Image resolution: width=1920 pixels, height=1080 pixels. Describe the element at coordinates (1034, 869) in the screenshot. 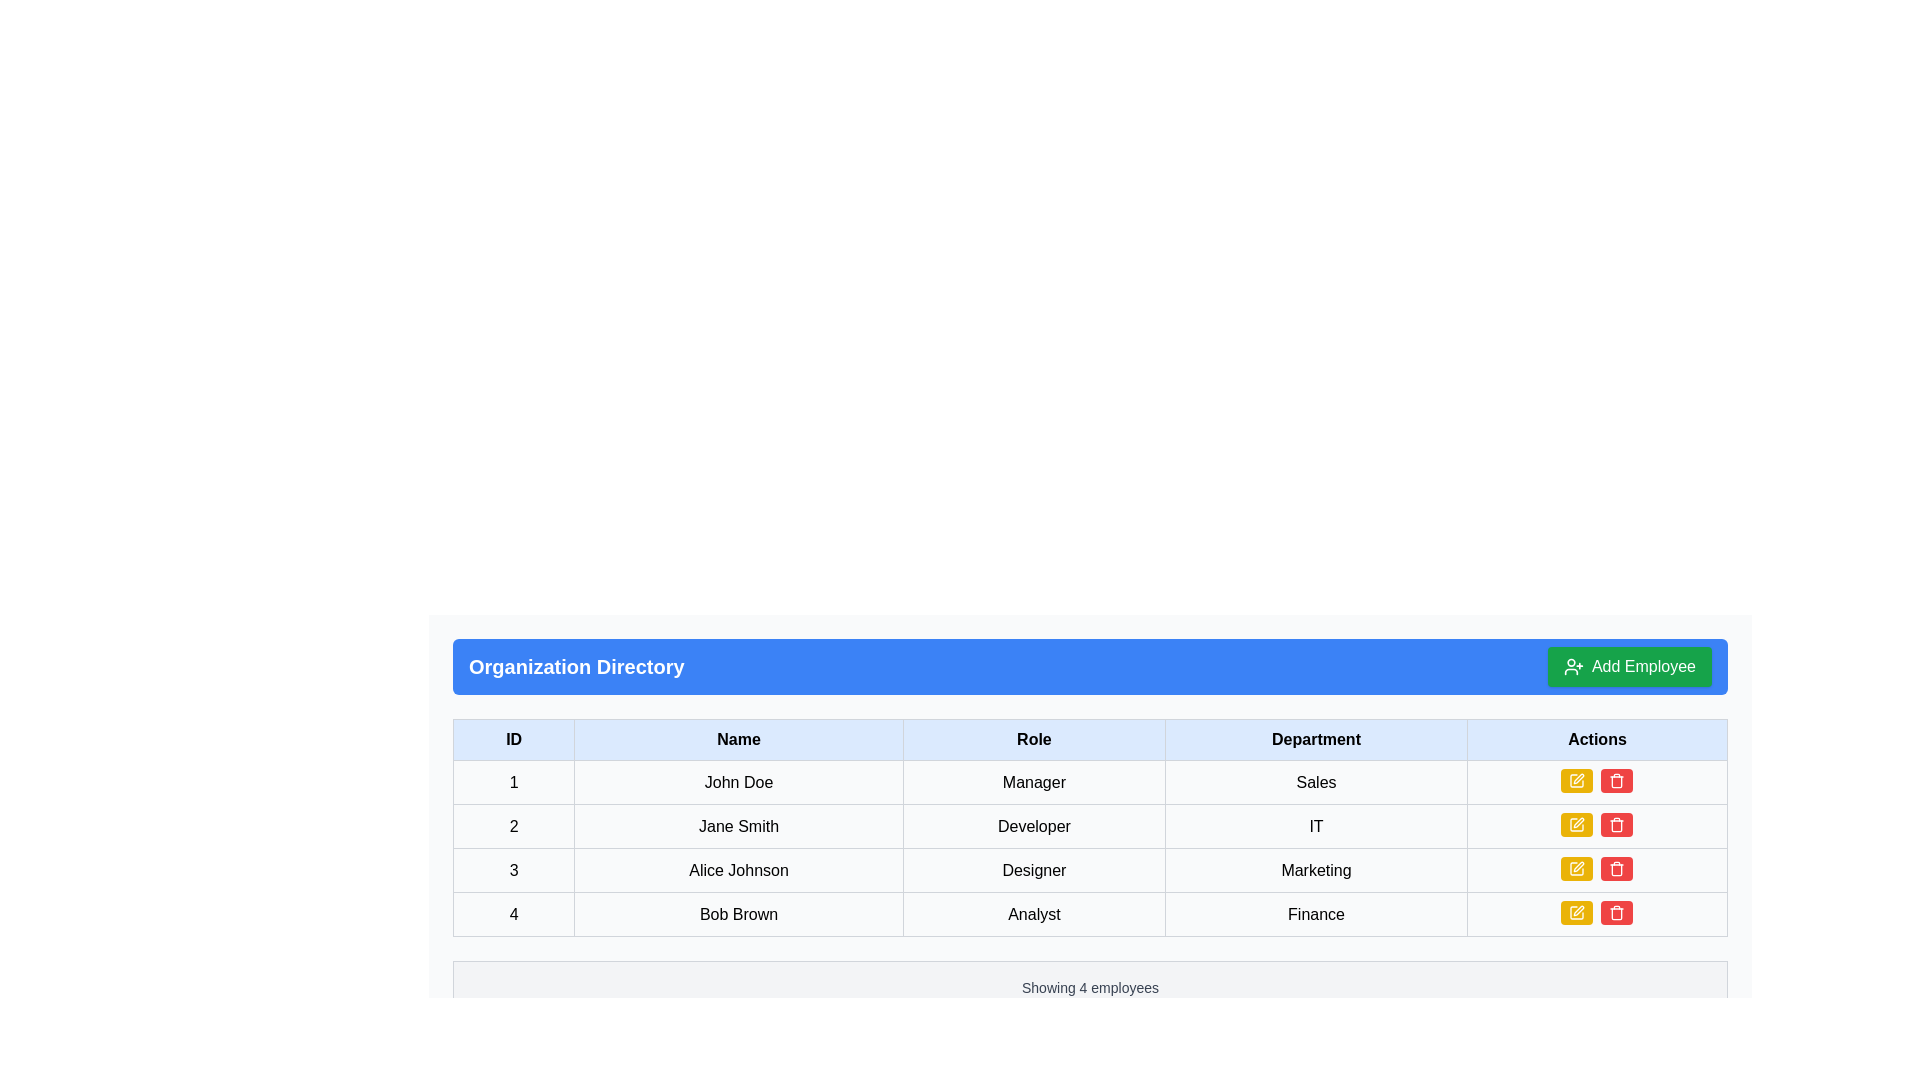

I see `displayed text in the text cell labeled 'Designer' located in the third row of the data grid under the 'Role' column, which is positioned between 'Alice Johnson' and 'Marketing'` at that location.